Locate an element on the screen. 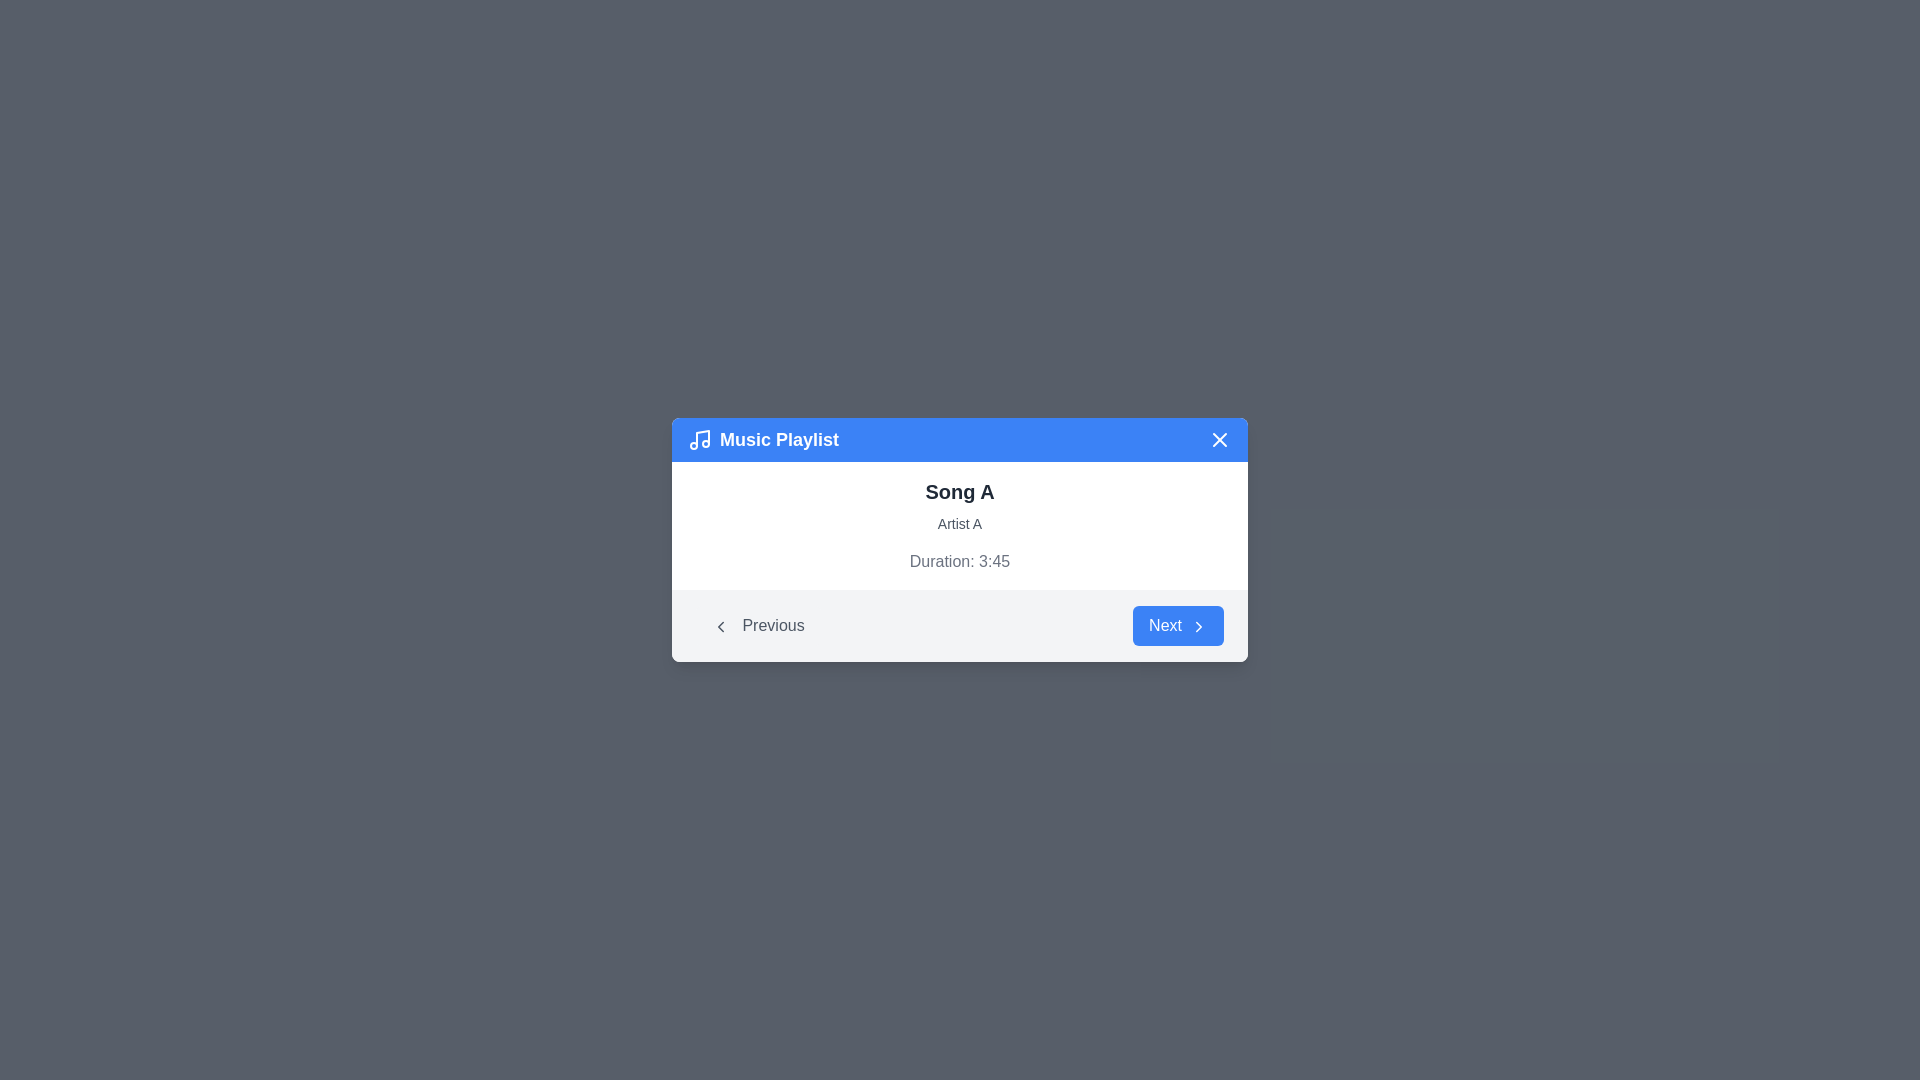 This screenshot has width=1920, height=1080. text label displaying the artist's name associated with the song, located below 'Song A' and above 'Duration: 3:45' in the modal layout is located at coordinates (960, 523).